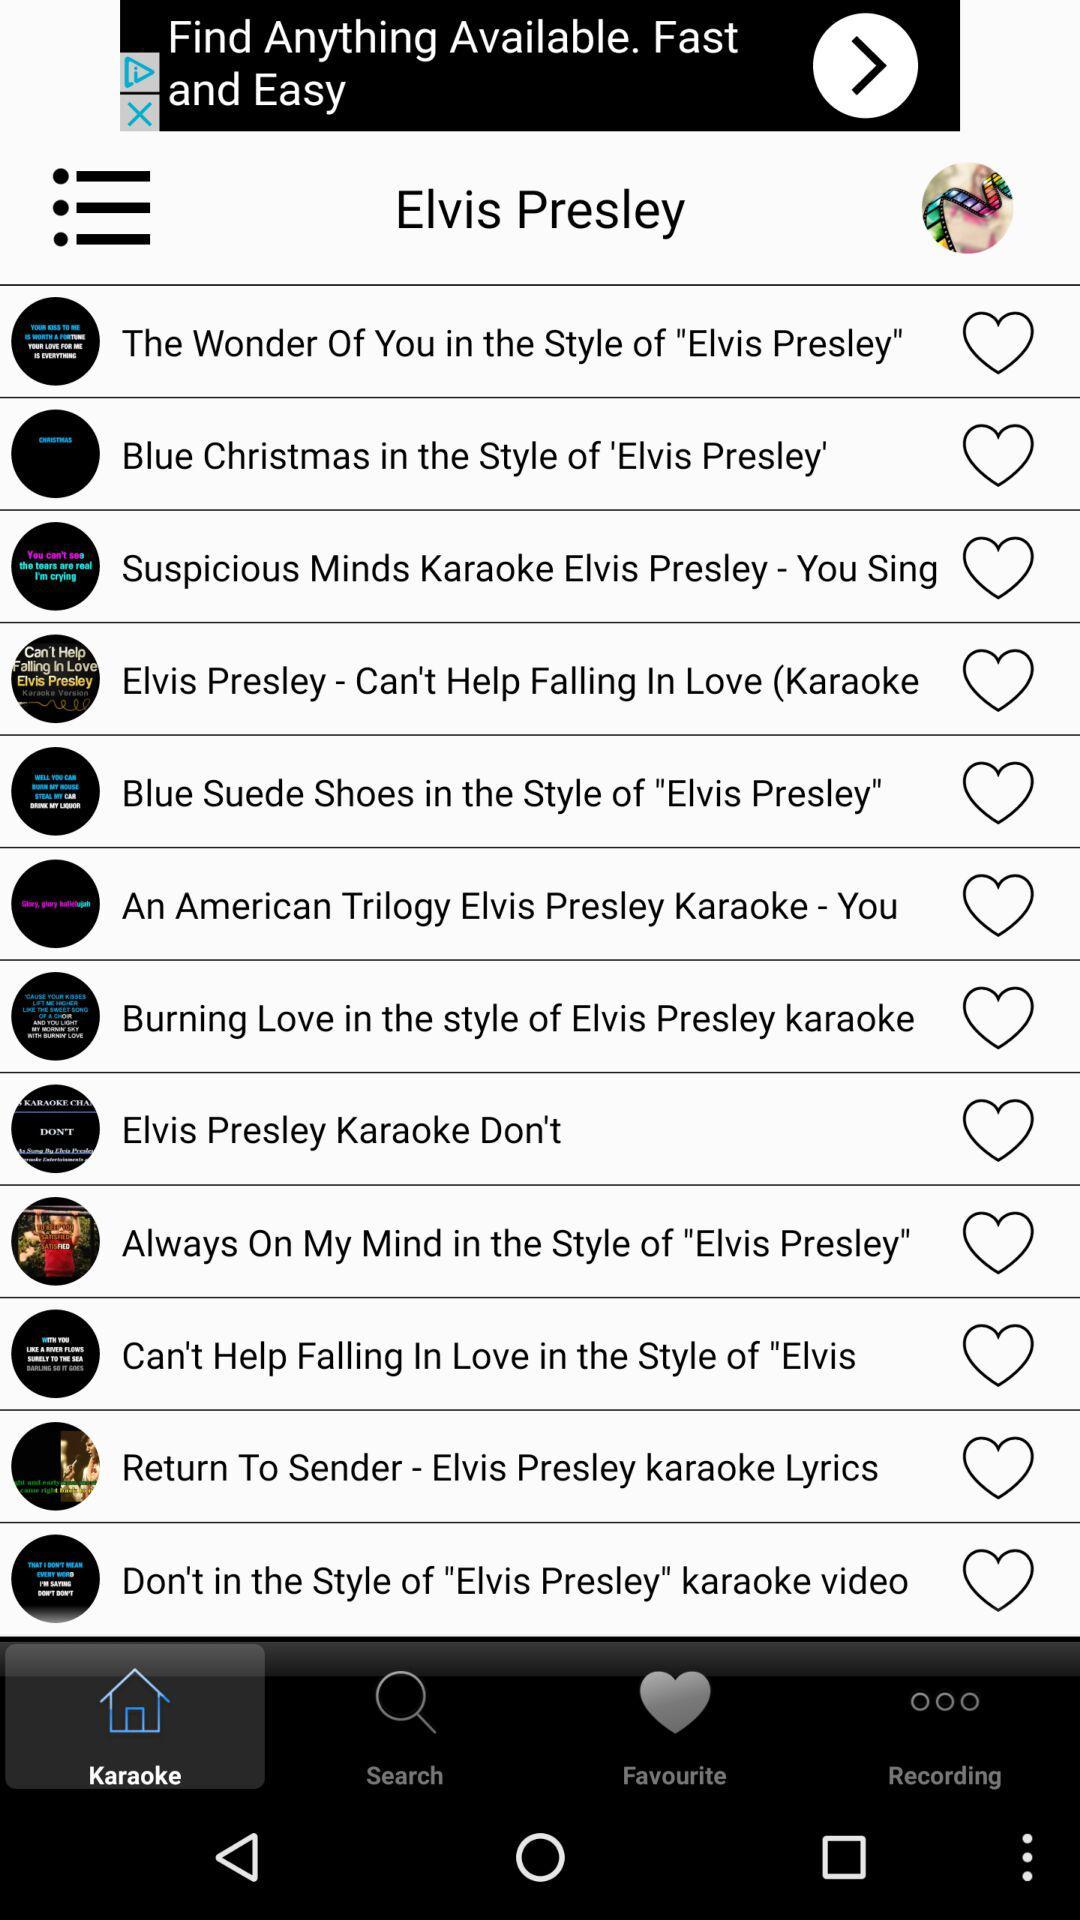 The height and width of the screenshot is (1920, 1080). Describe the element at coordinates (998, 341) in the screenshot. I see `this song` at that location.